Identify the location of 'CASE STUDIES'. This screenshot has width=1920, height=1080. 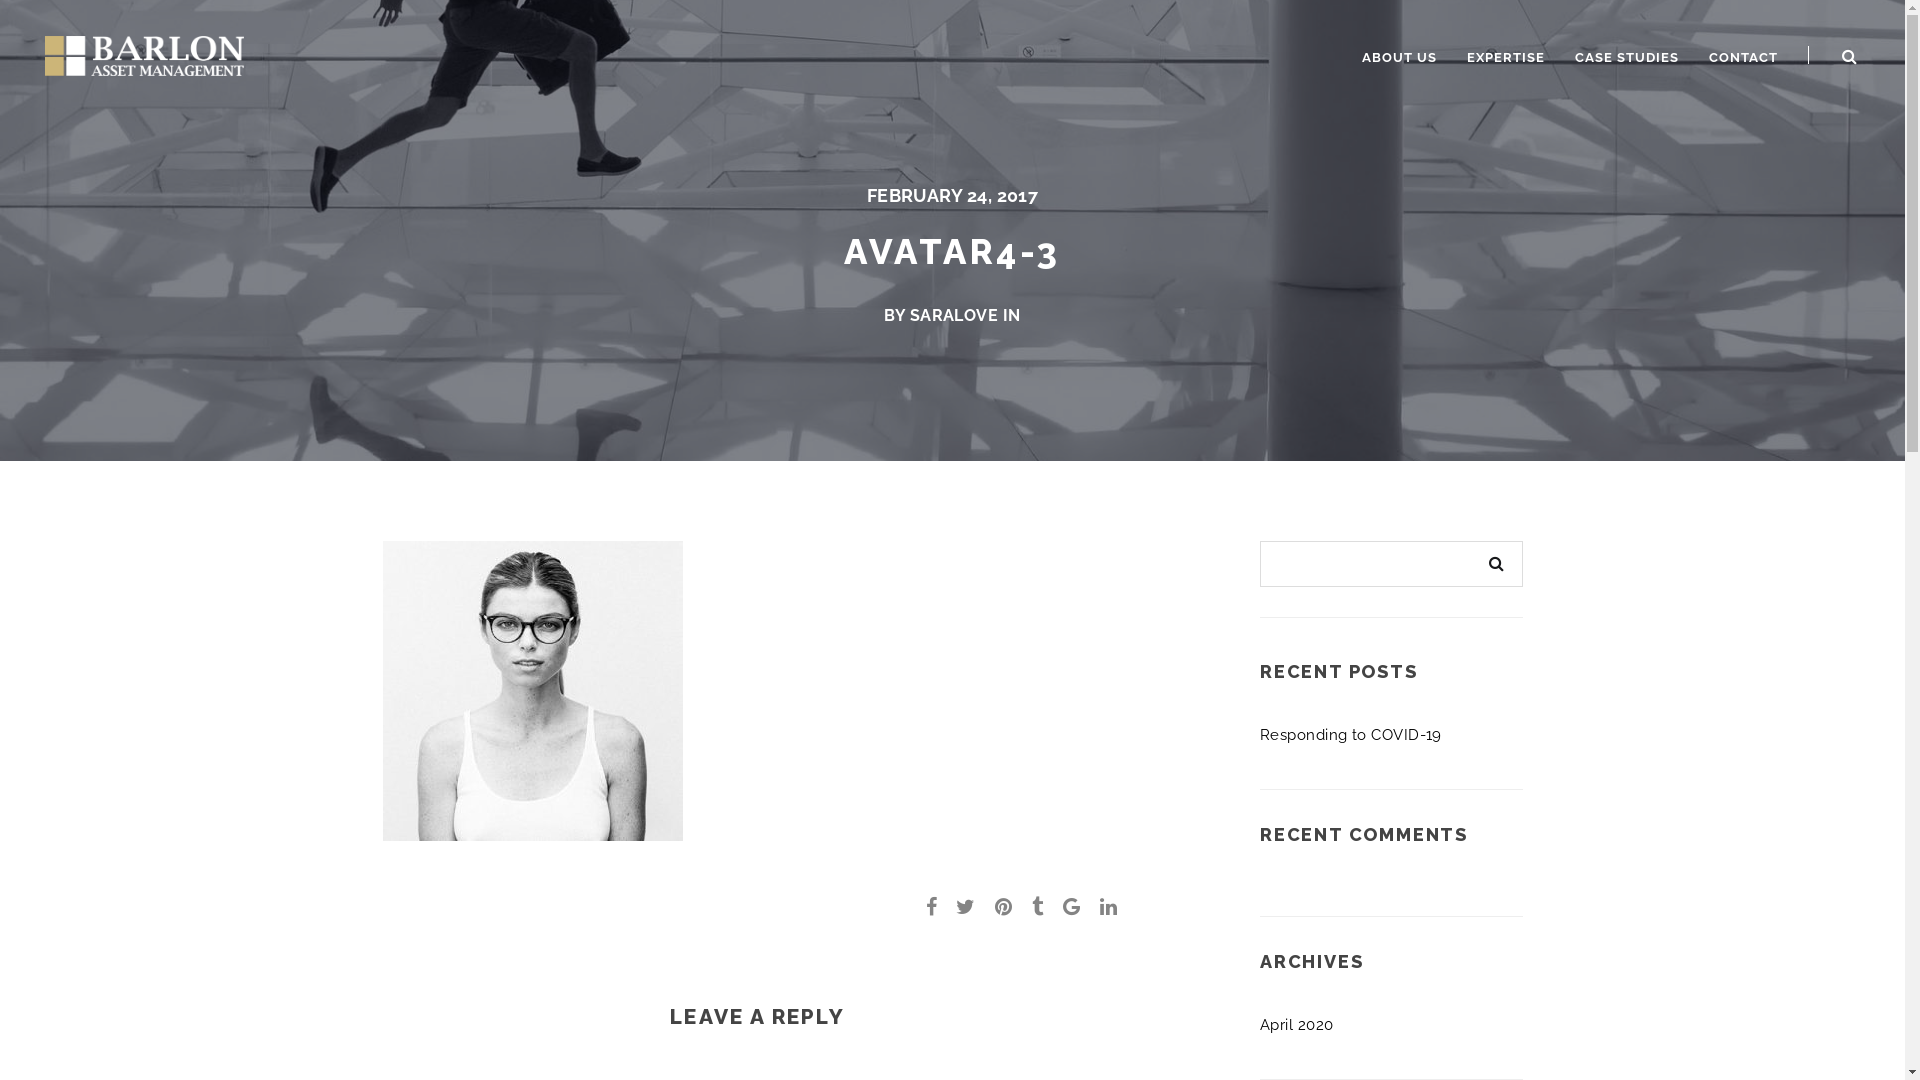
(1627, 56).